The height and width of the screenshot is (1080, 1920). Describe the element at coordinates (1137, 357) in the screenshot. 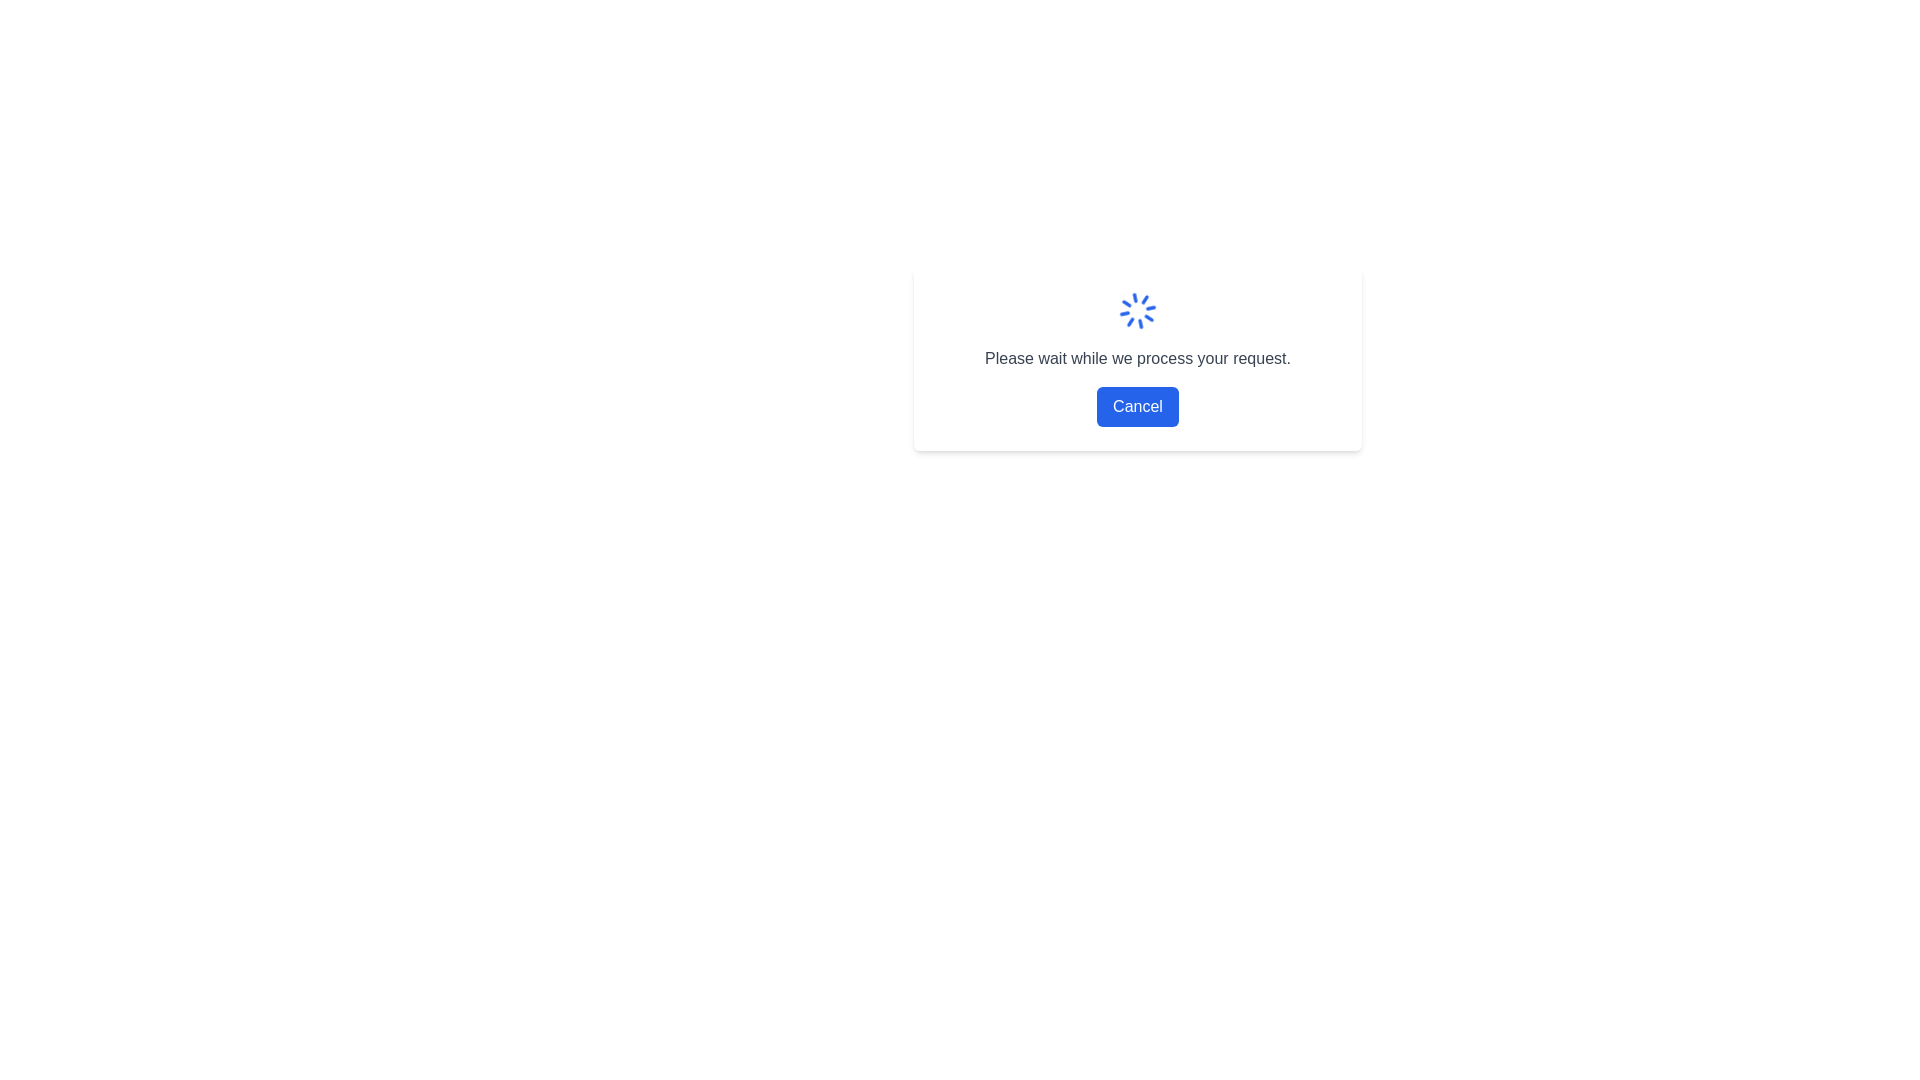

I see `the text label displaying 'Please wait while we process your request.' which is centered in the dialog box, positioned between a loading spinner and a 'Cancel' button` at that location.